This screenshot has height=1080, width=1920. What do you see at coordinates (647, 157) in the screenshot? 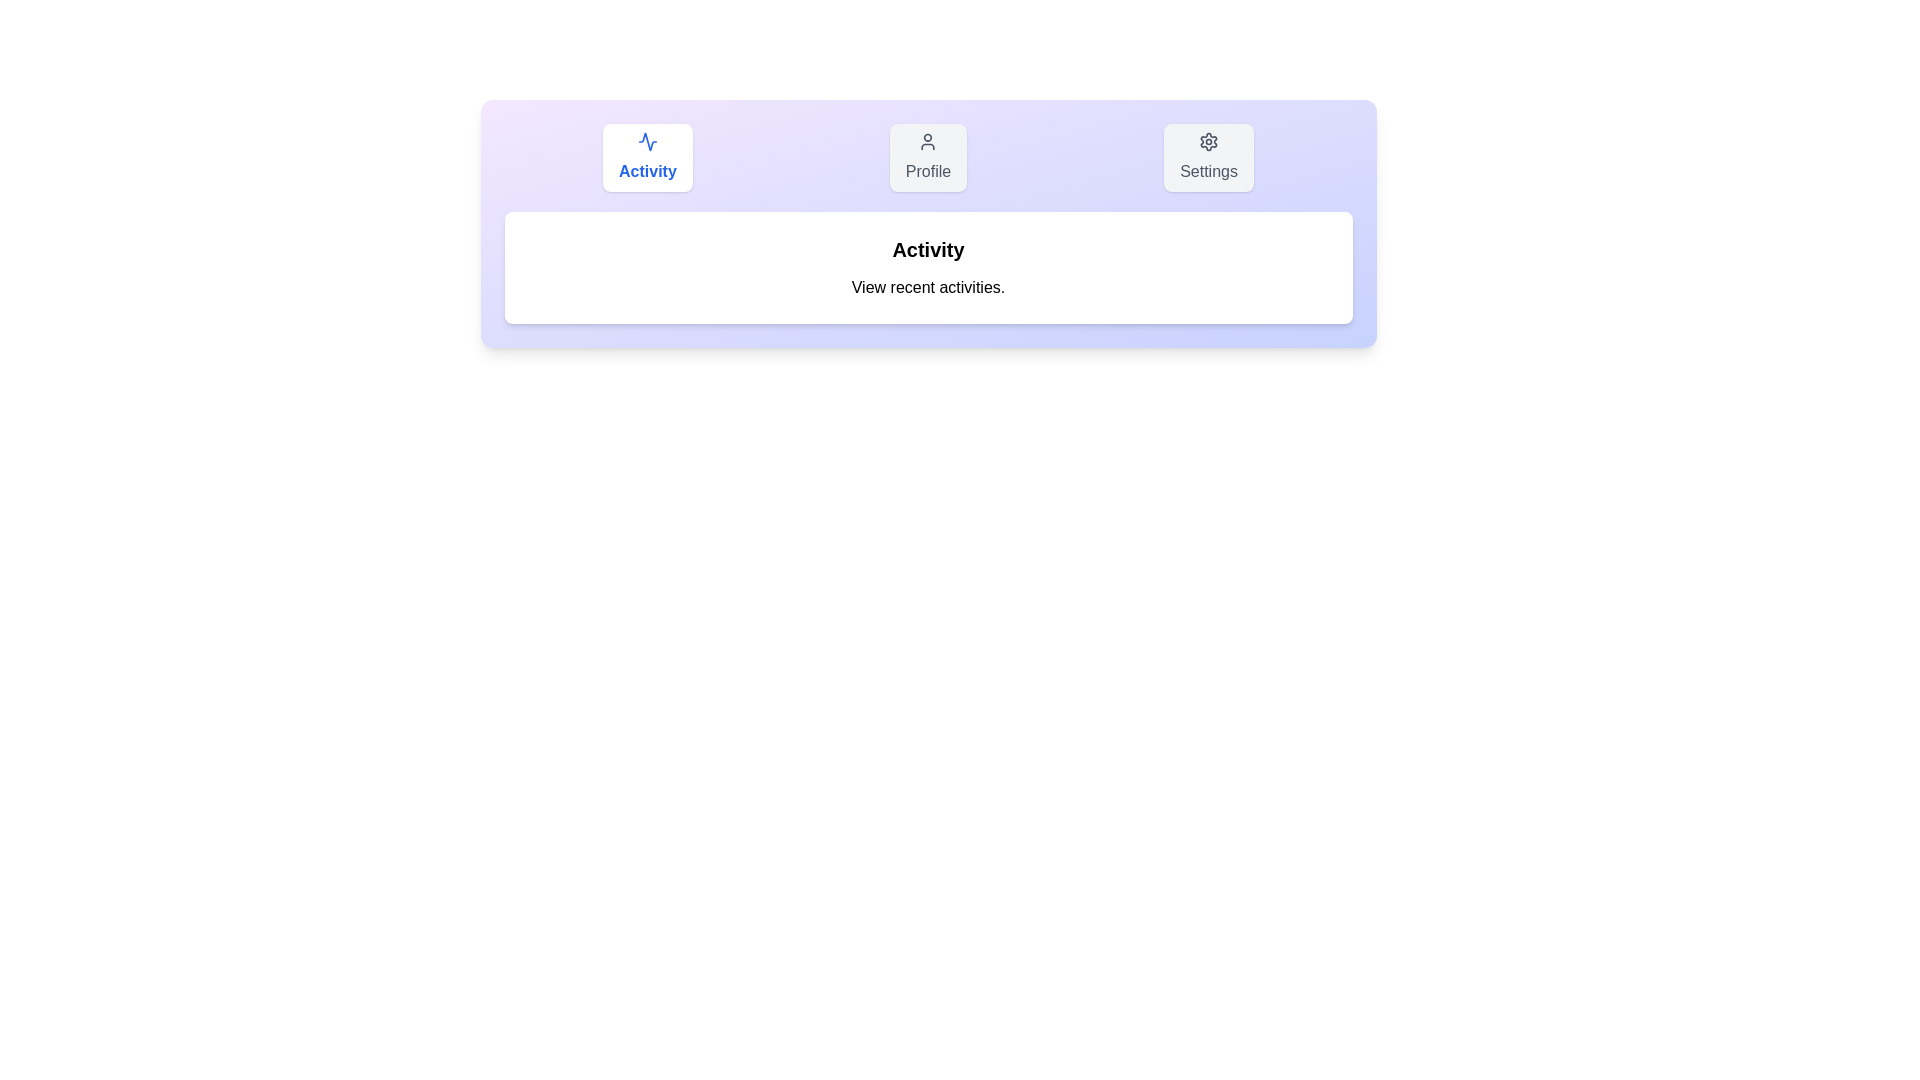
I see `the Activity tab to switch to it` at bounding box center [647, 157].